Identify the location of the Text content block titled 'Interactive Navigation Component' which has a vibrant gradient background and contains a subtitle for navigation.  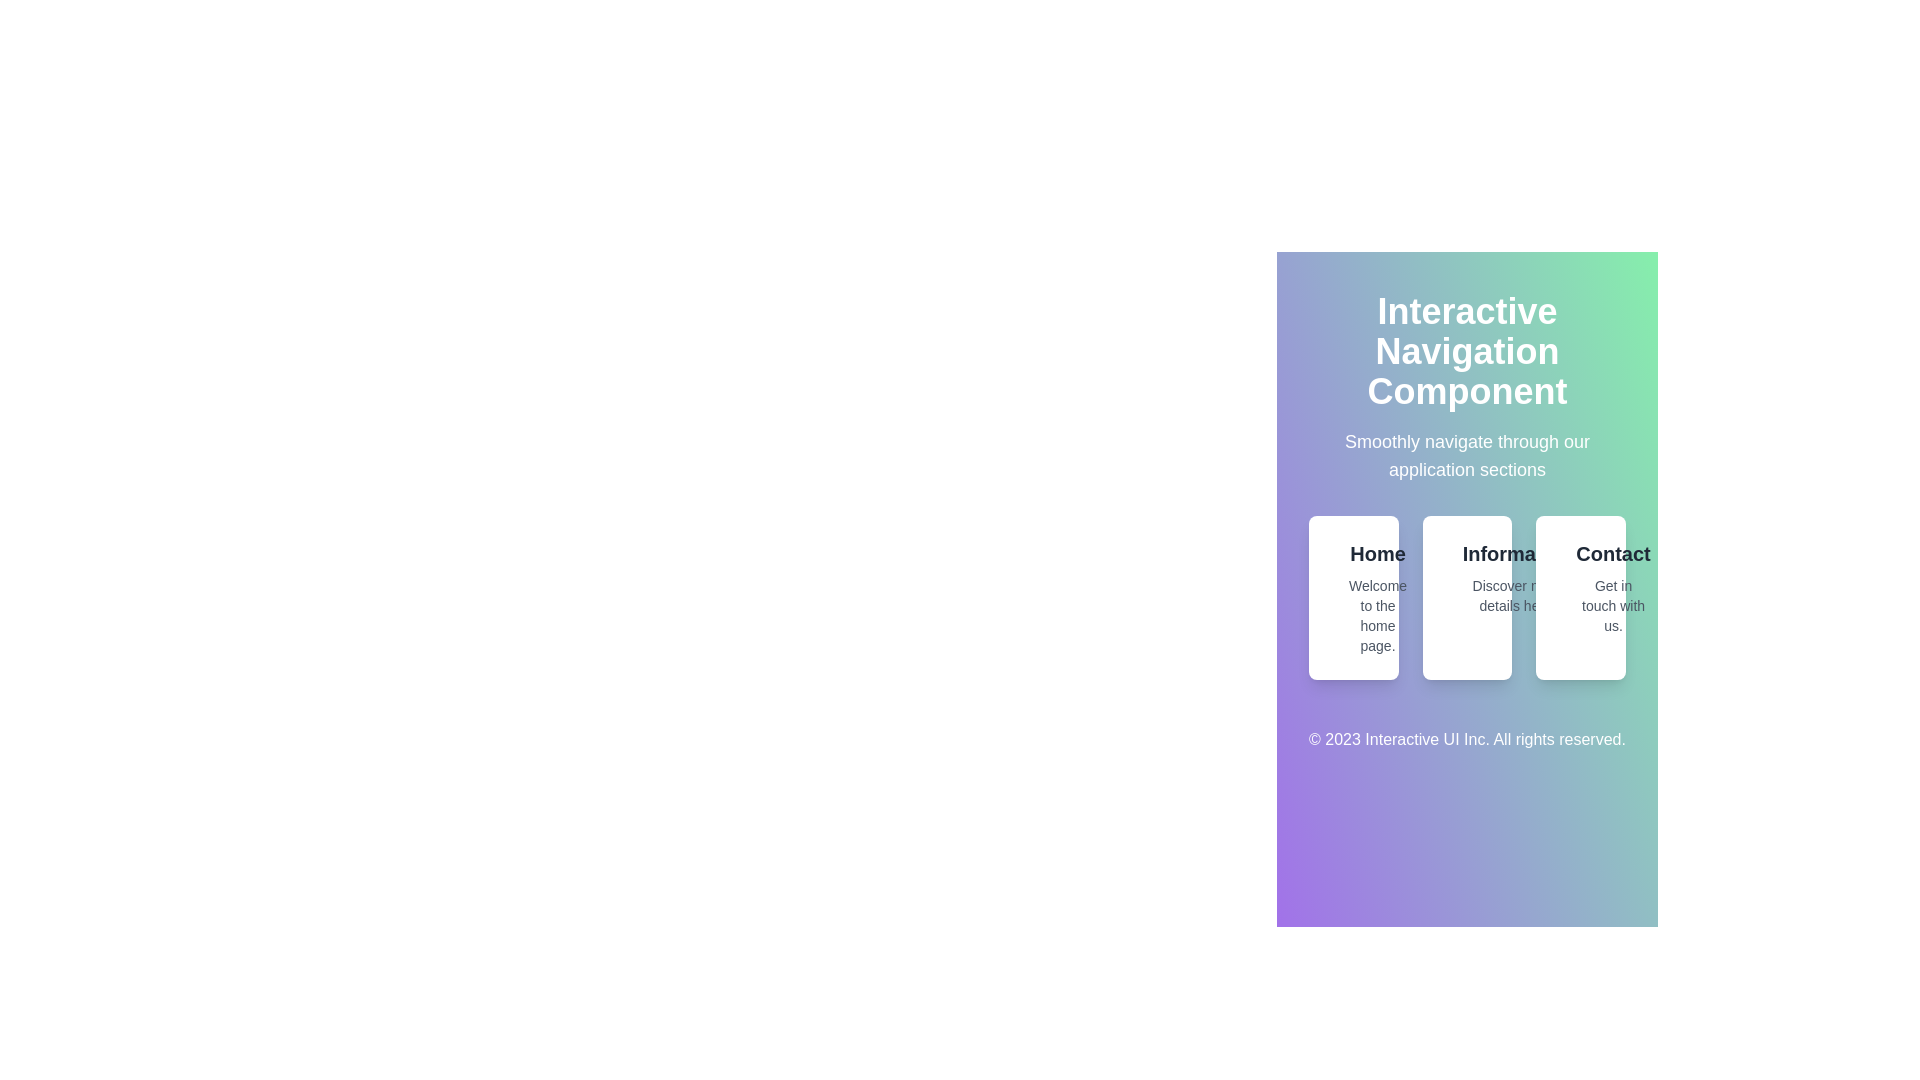
(1467, 388).